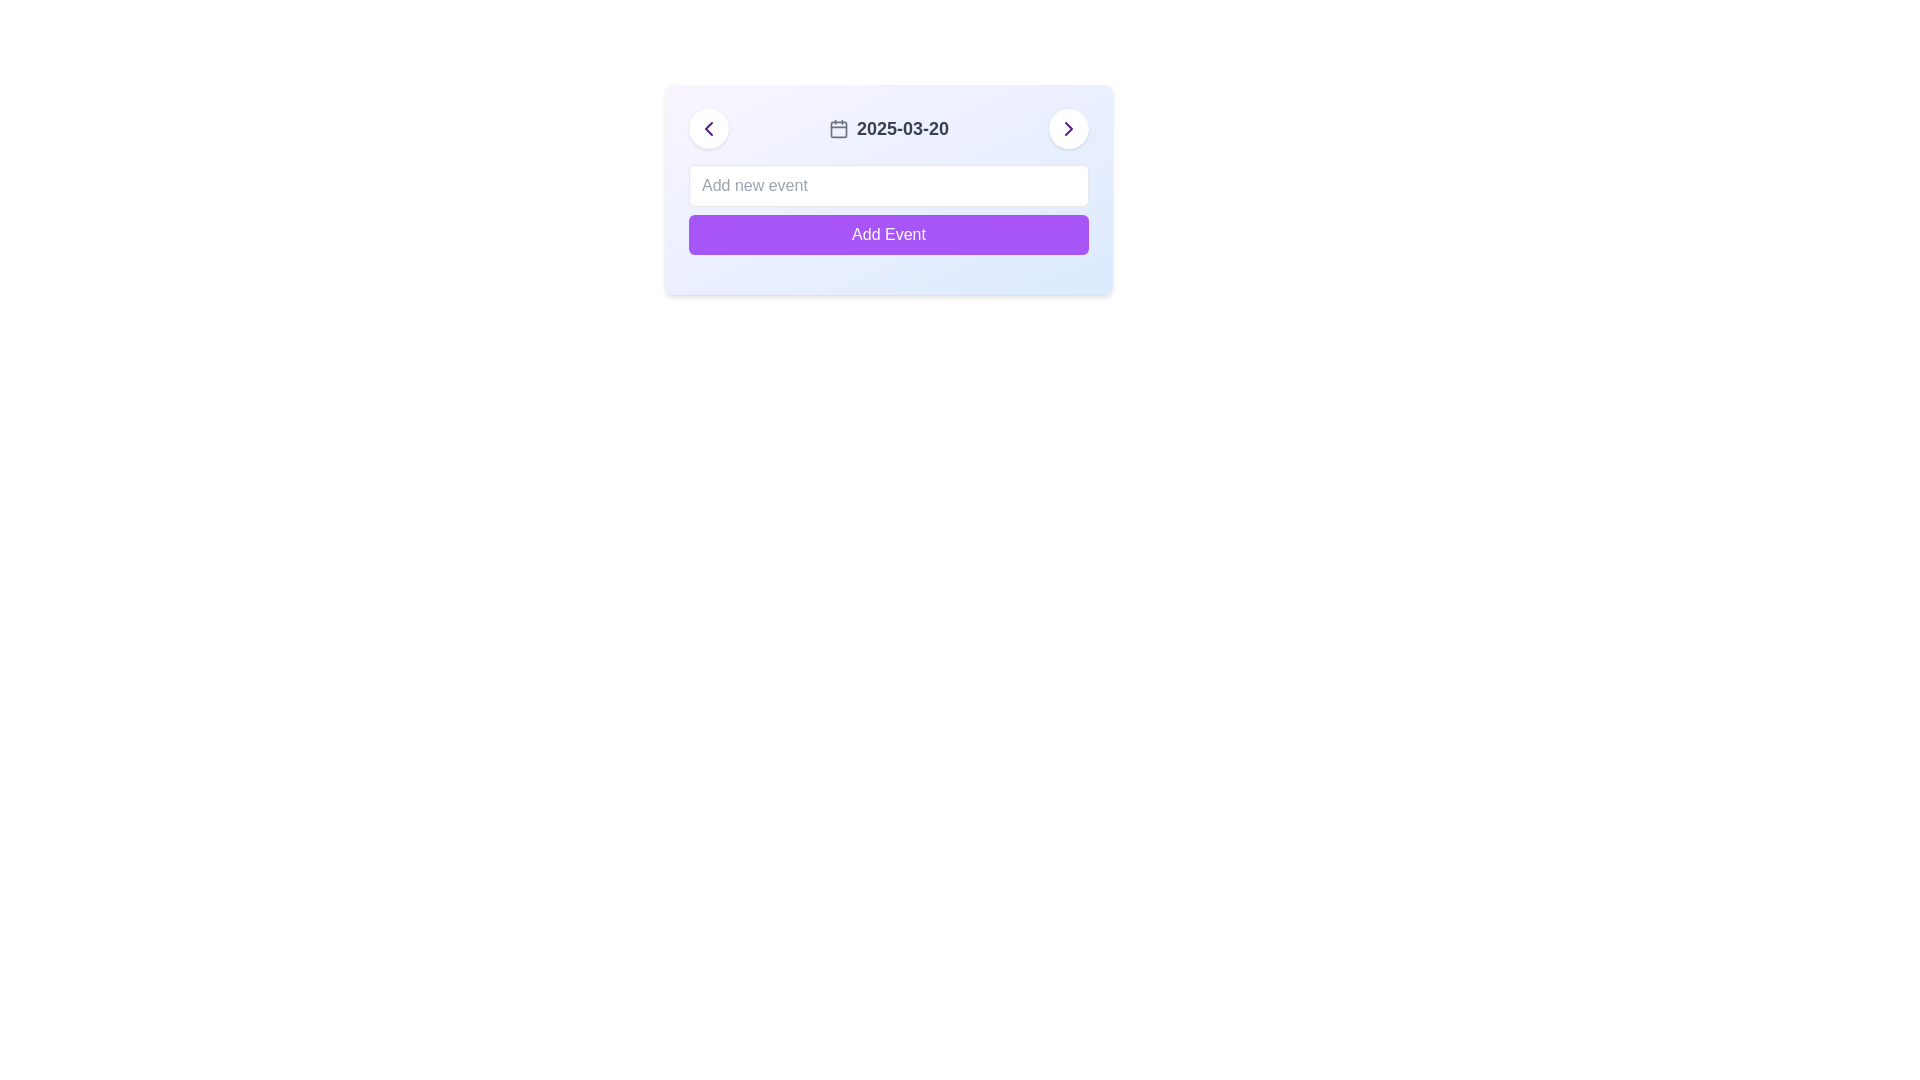  I want to click on the chevron icon button on the far-right side of the header section, so click(1068, 128).